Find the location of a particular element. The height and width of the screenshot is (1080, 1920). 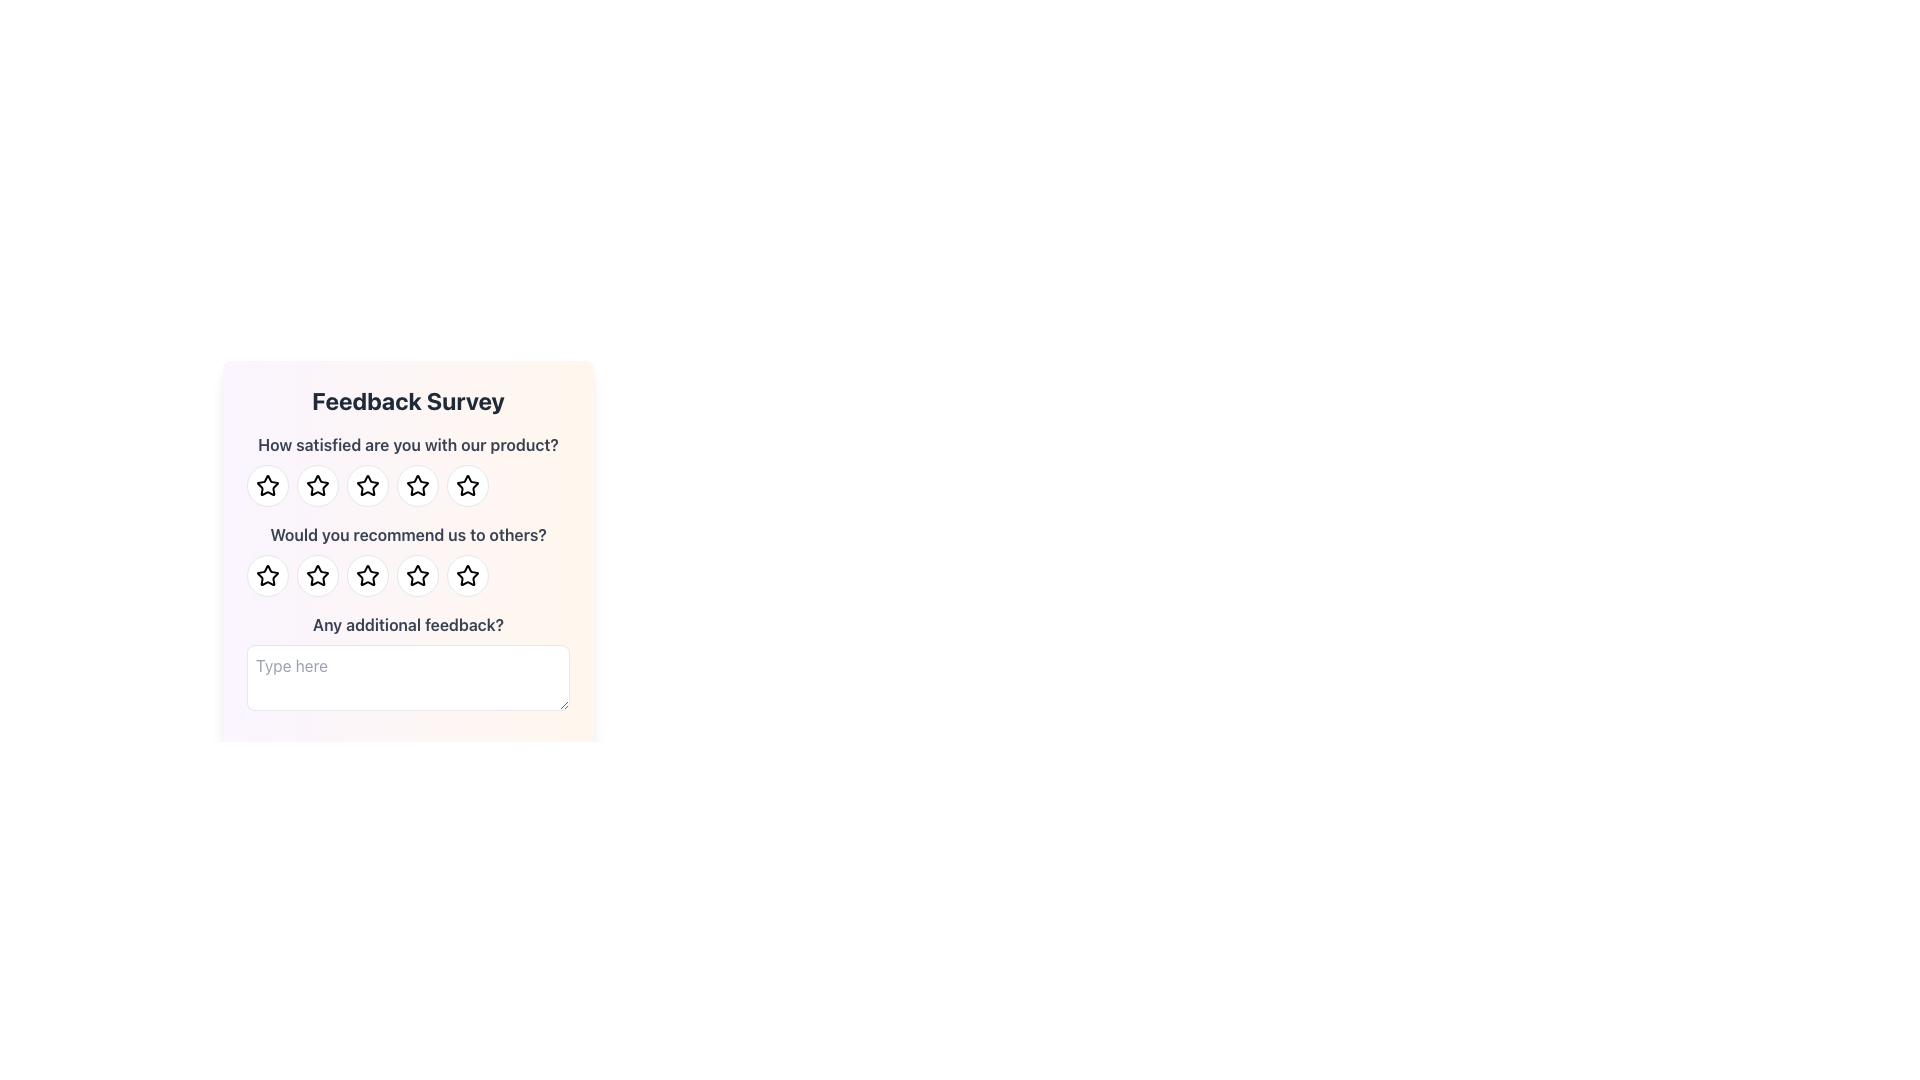

one of the star icons in the Rating widget labeled 'Would you recommend us to others?' is located at coordinates (407, 559).